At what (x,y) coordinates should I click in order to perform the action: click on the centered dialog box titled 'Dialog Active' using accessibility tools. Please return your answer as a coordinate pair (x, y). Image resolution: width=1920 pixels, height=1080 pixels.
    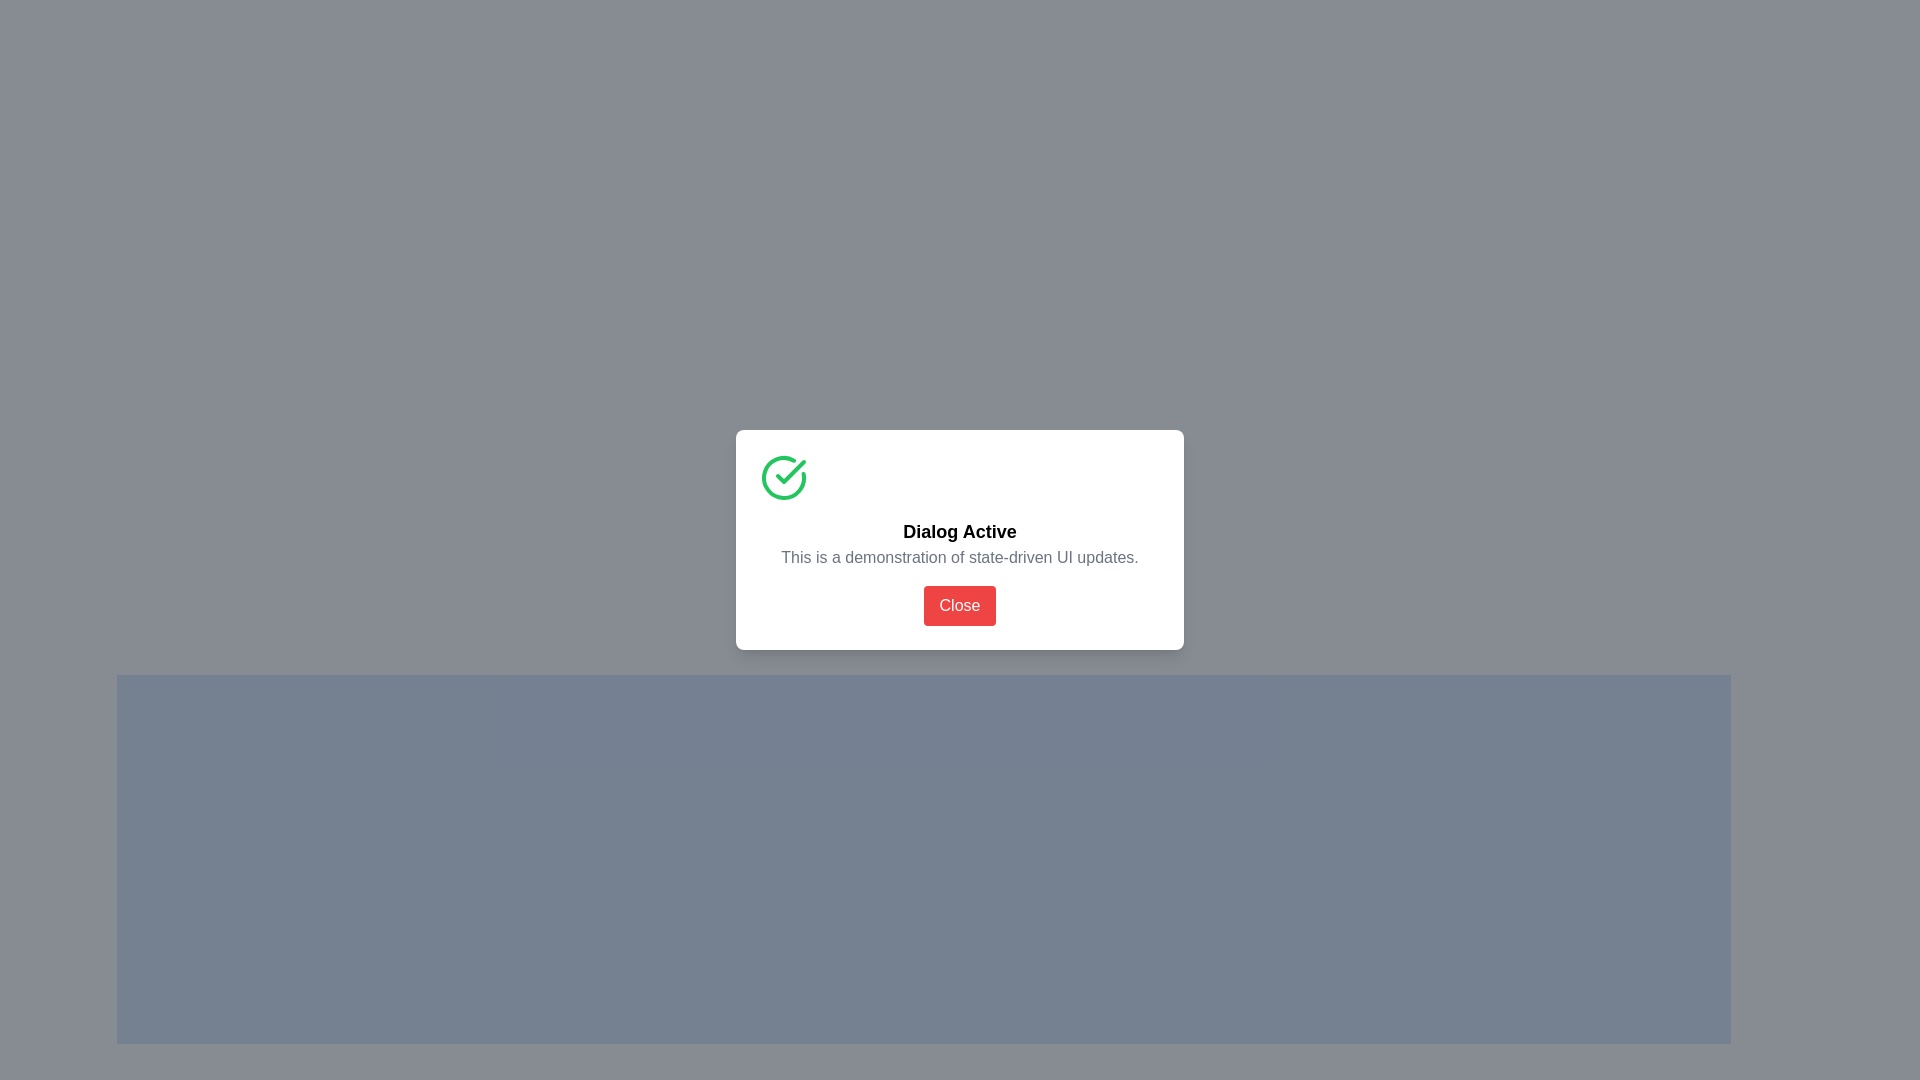
    Looking at the image, I should click on (960, 540).